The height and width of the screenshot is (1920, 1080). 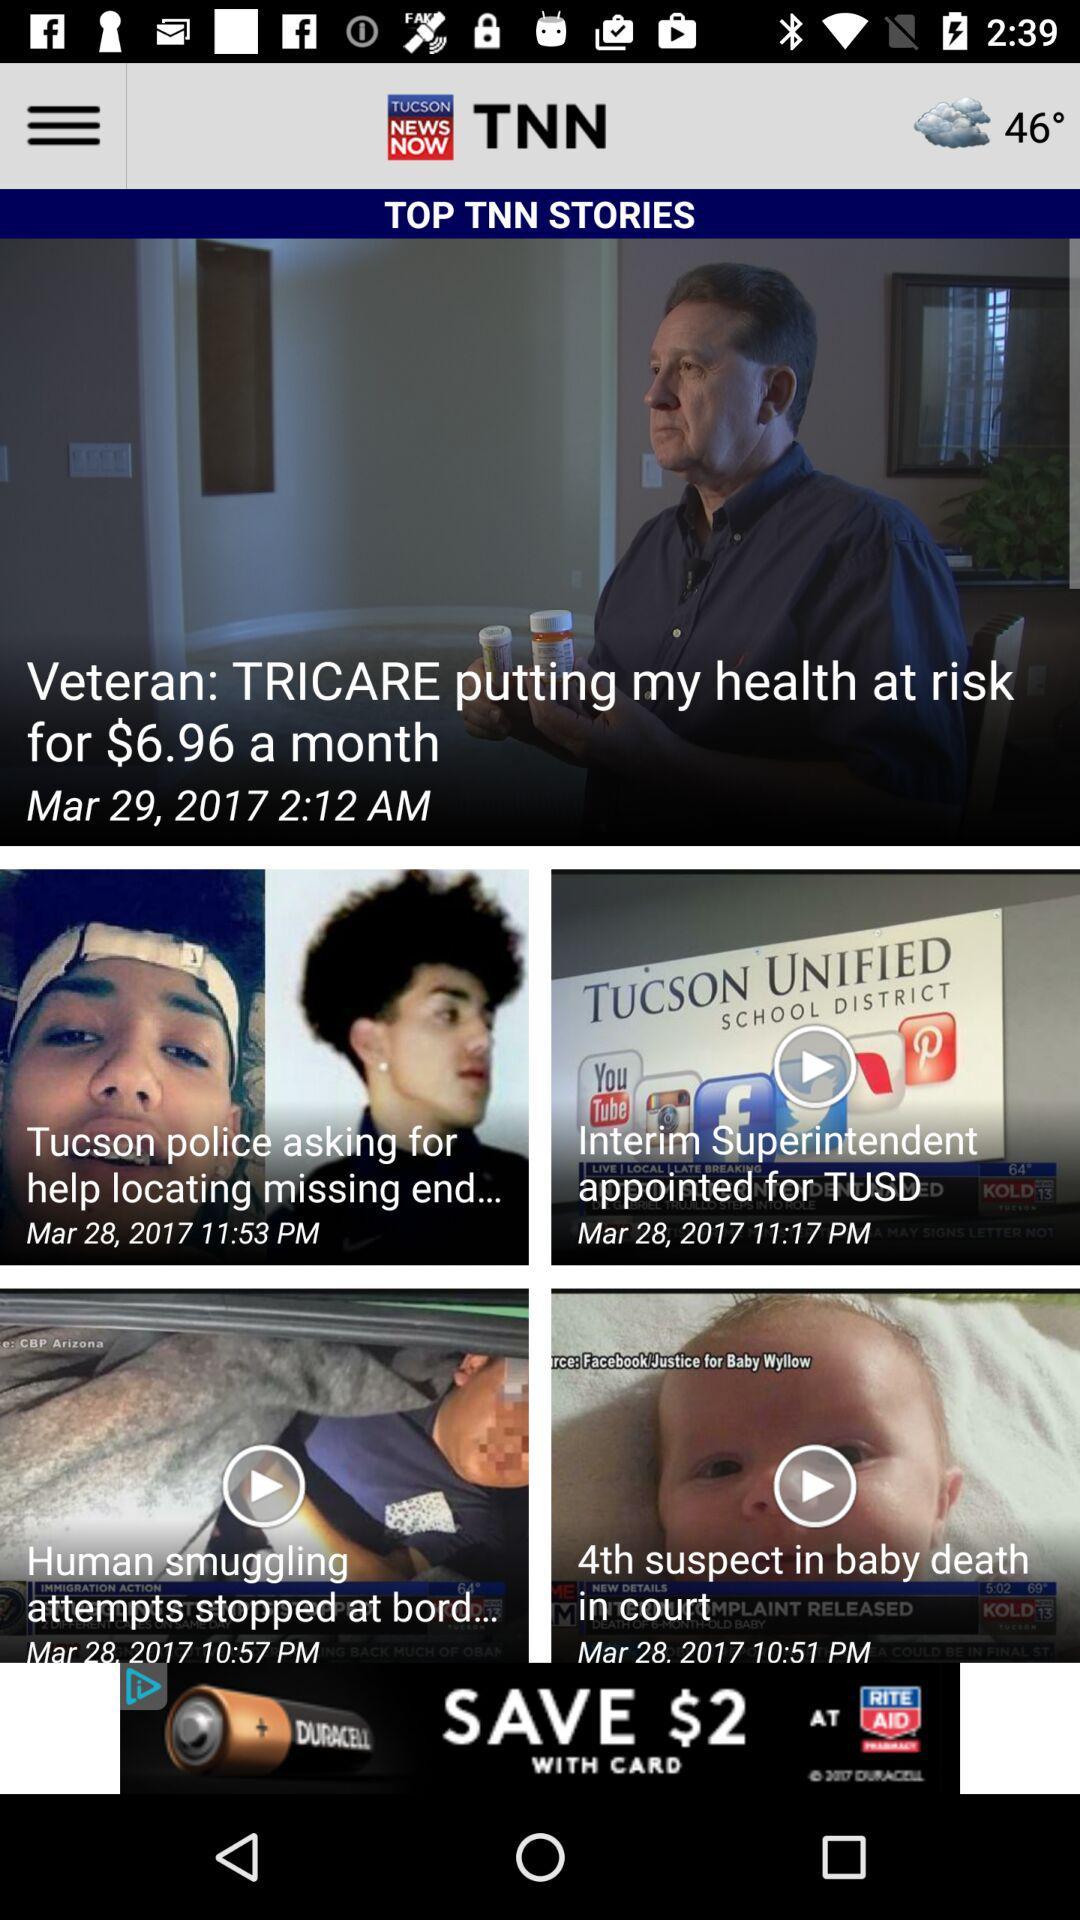 What do you see at coordinates (470, 124) in the screenshot?
I see `the font icon` at bounding box center [470, 124].